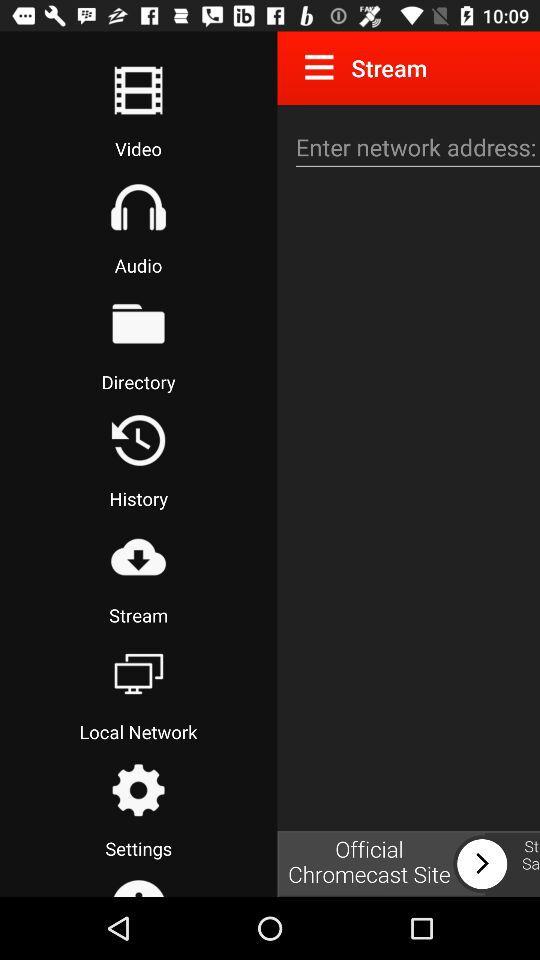 This screenshot has width=540, height=960. I want to click on the visibility icon, so click(137, 557).